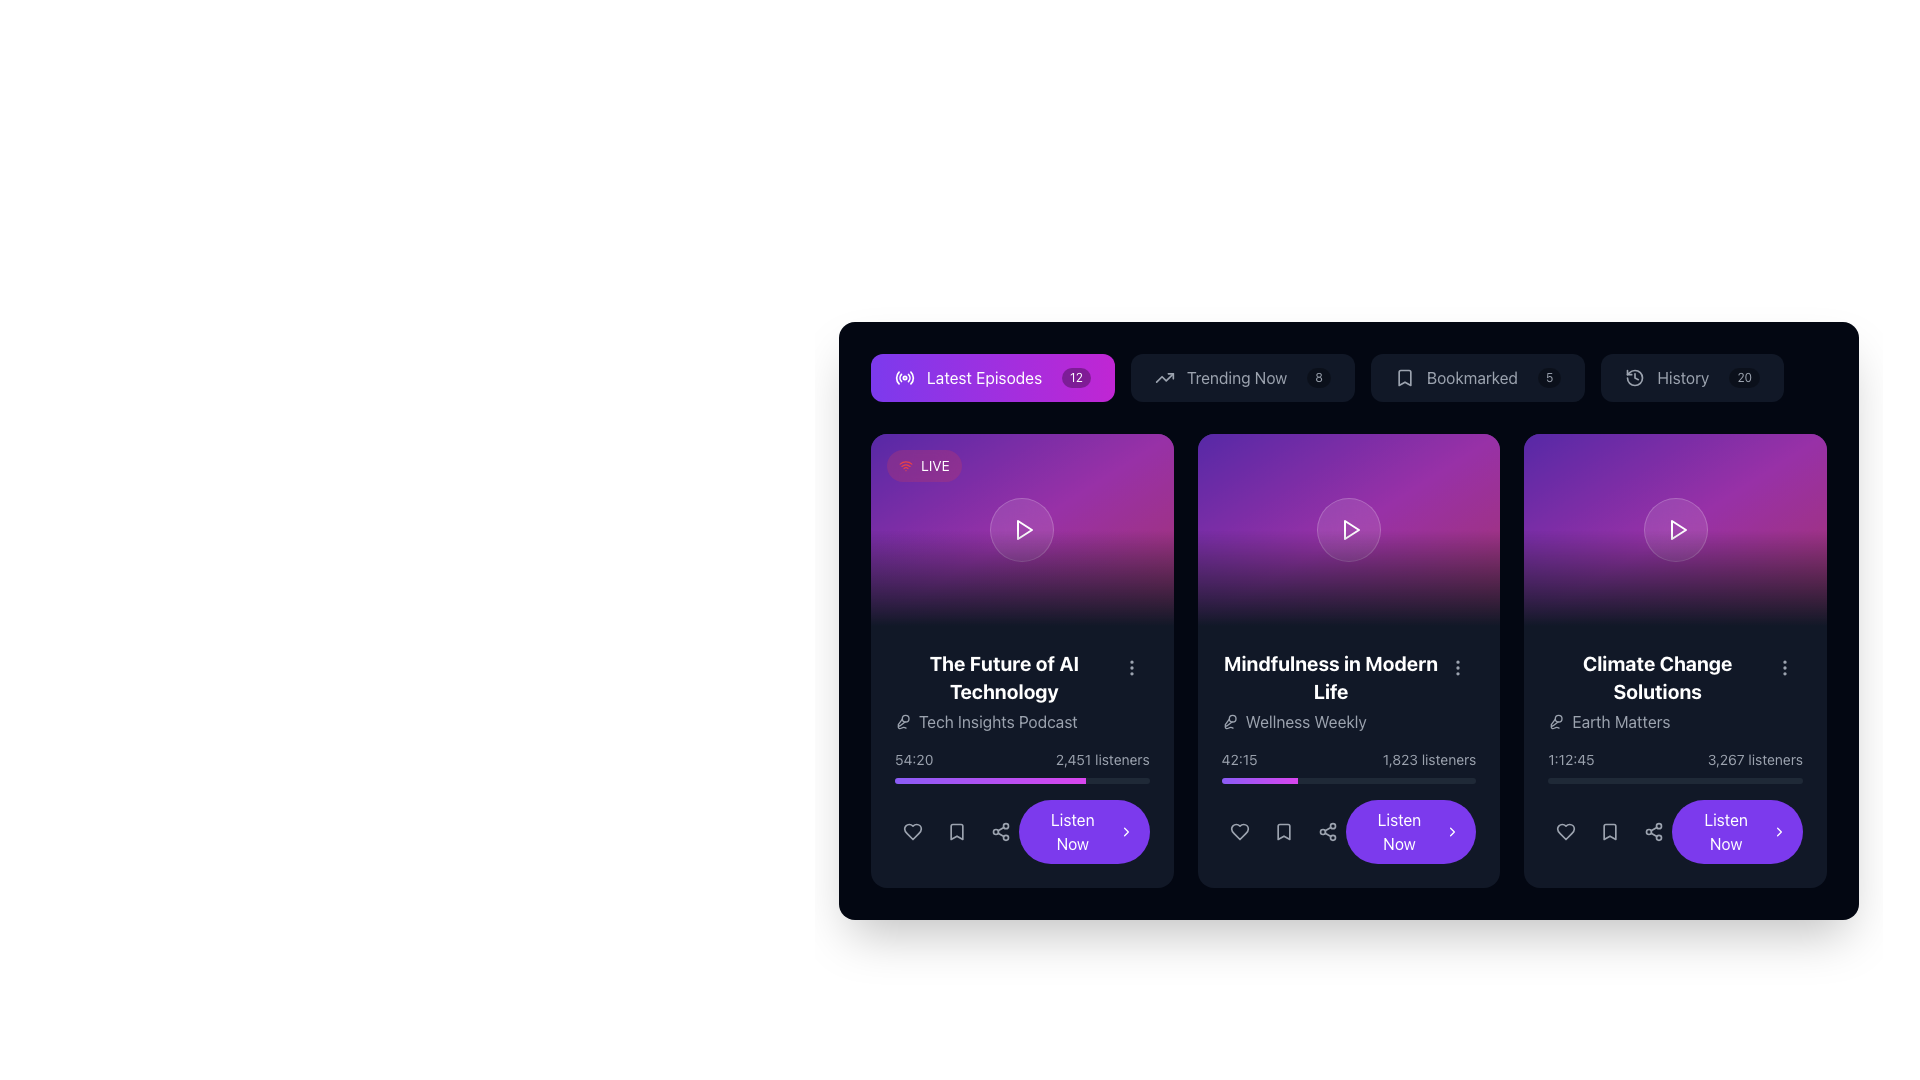 This screenshot has height=1080, width=1920. Describe the element at coordinates (1023, 528) in the screenshot. I see `the play button located at the top-center of the leftmost card in the group of three cards` at that location.